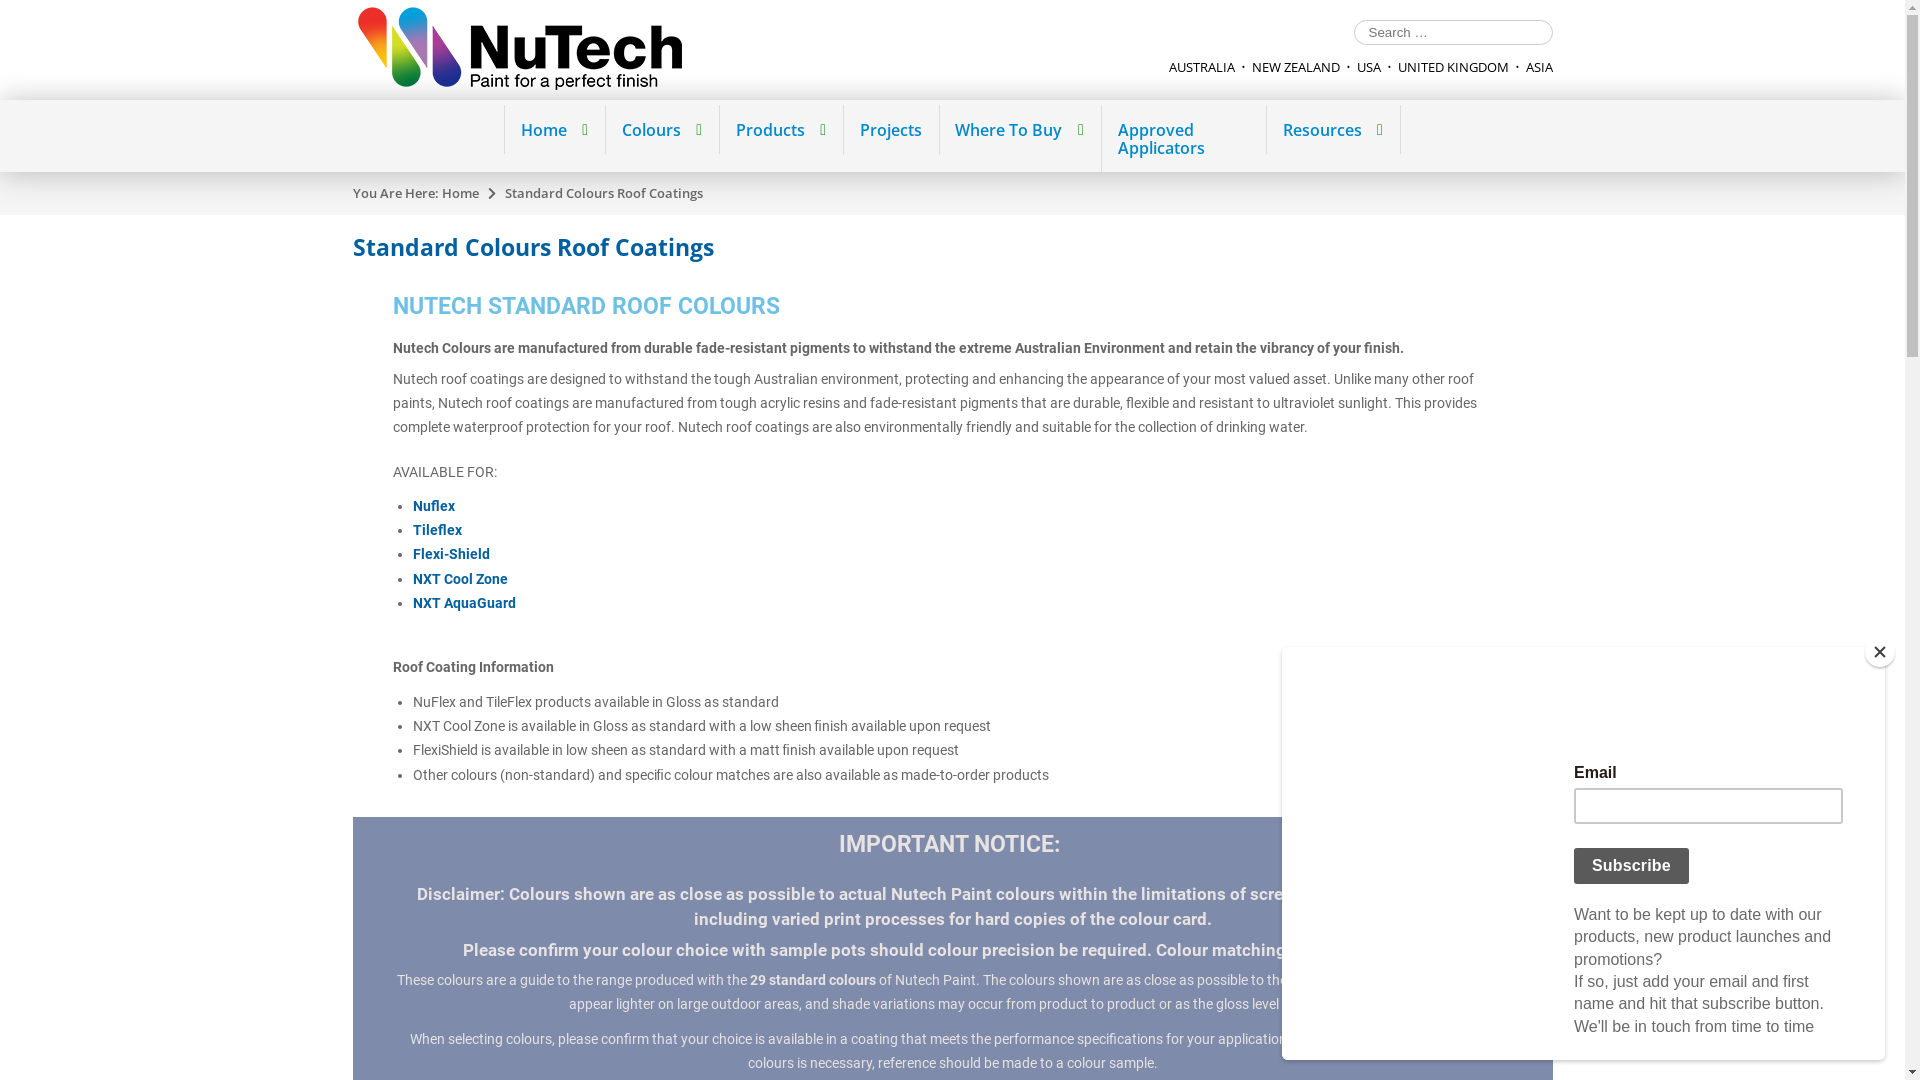  Describe the element at coordinates (1182, 137) in the screenshot. I see `'Approved Applicators'` at that location.